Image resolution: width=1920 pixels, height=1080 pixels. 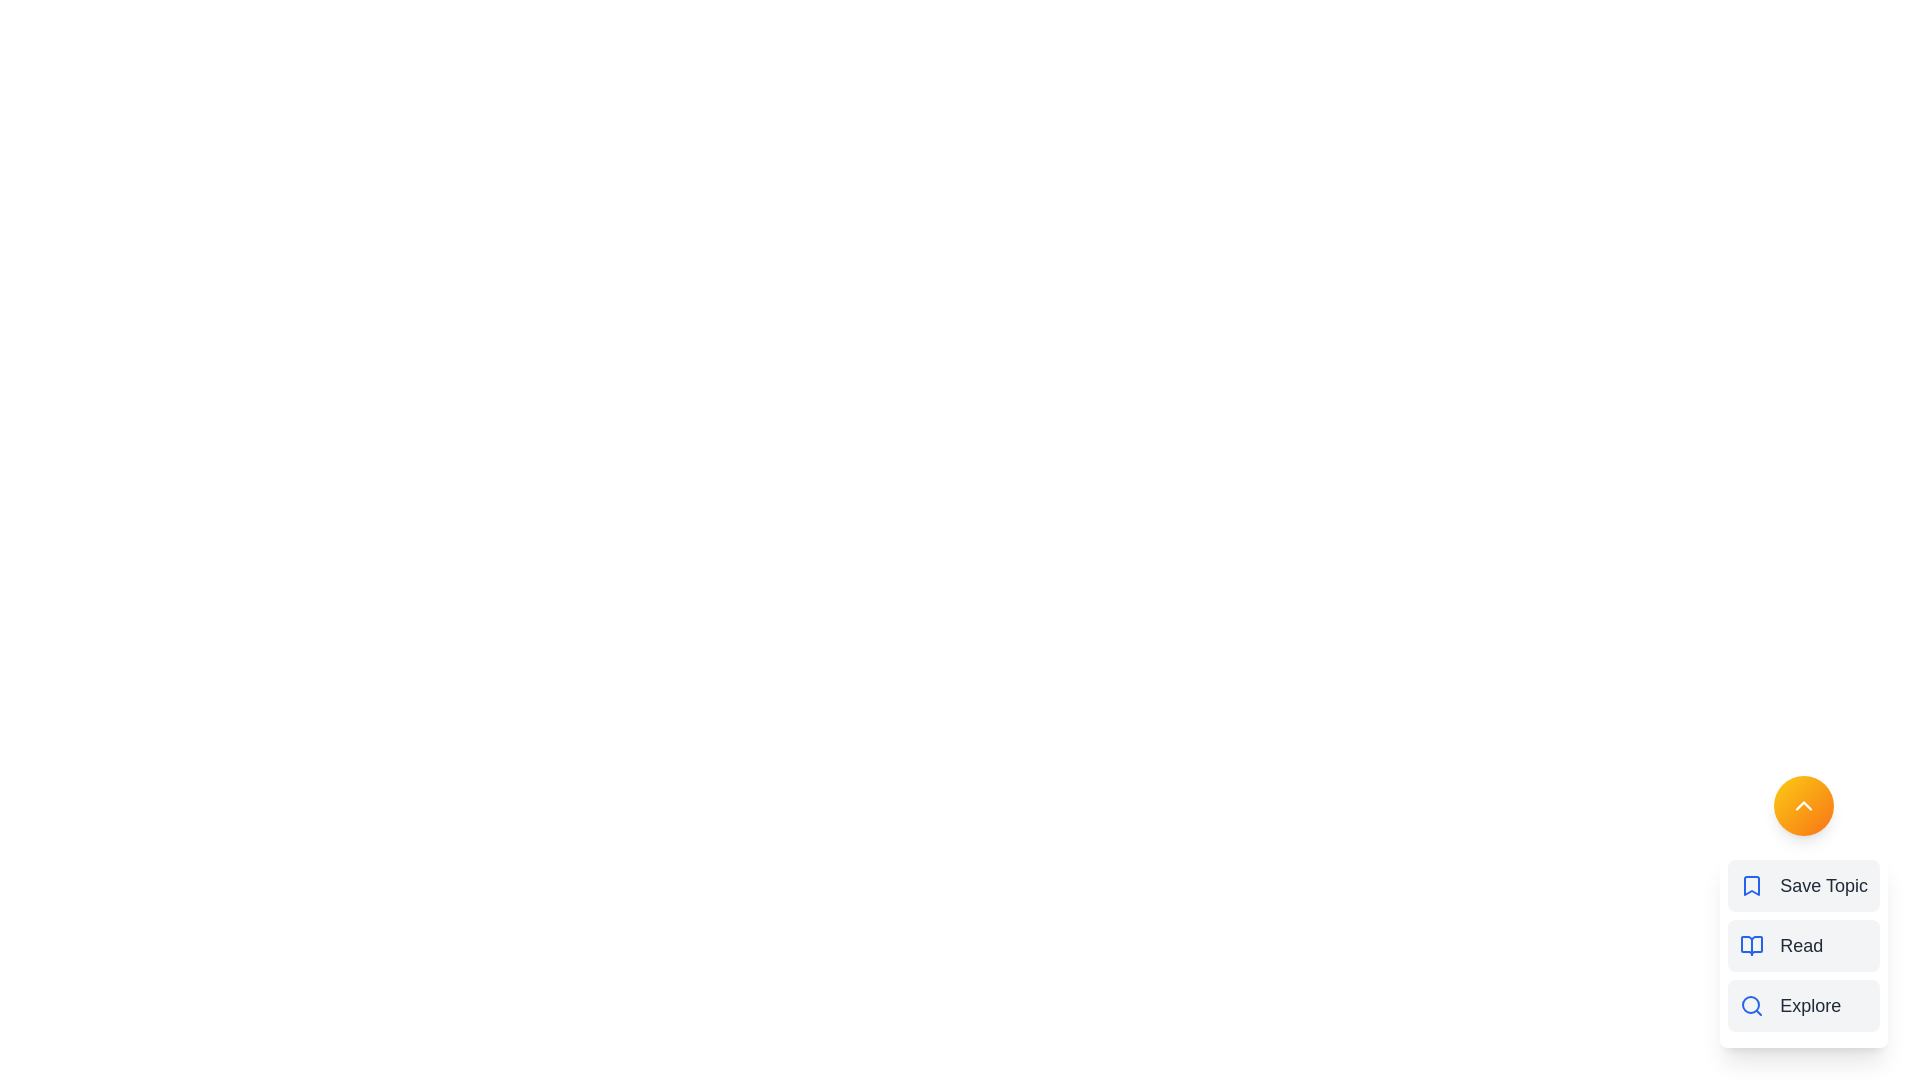 What do you see at coordinates (1804, 1006) in the screenshot?
I see `the menu option Explore` at bounding box center [1804, 1006].